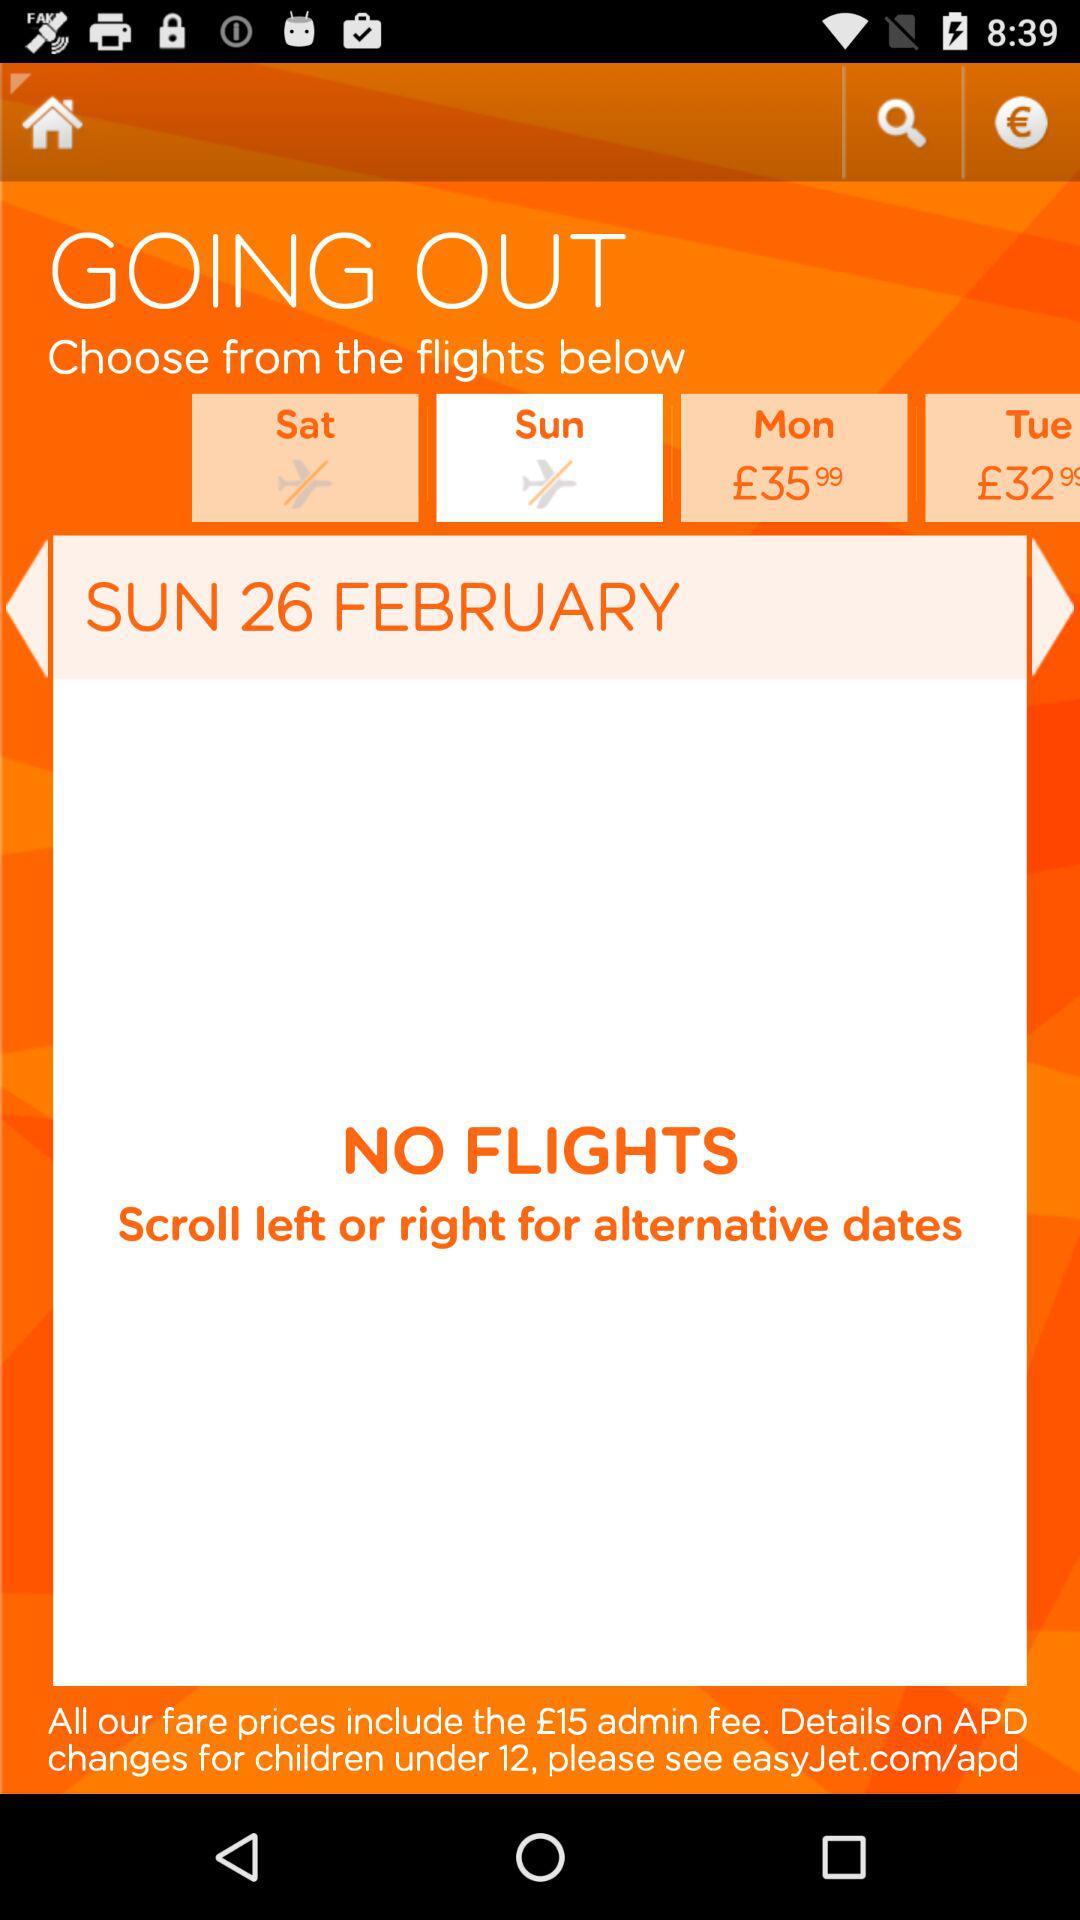 The image size is (1080, 1920). What do you see at coordinates (1020, 121) in the screenshot?
I see `price in euro` at bounding box center [1020, 121].